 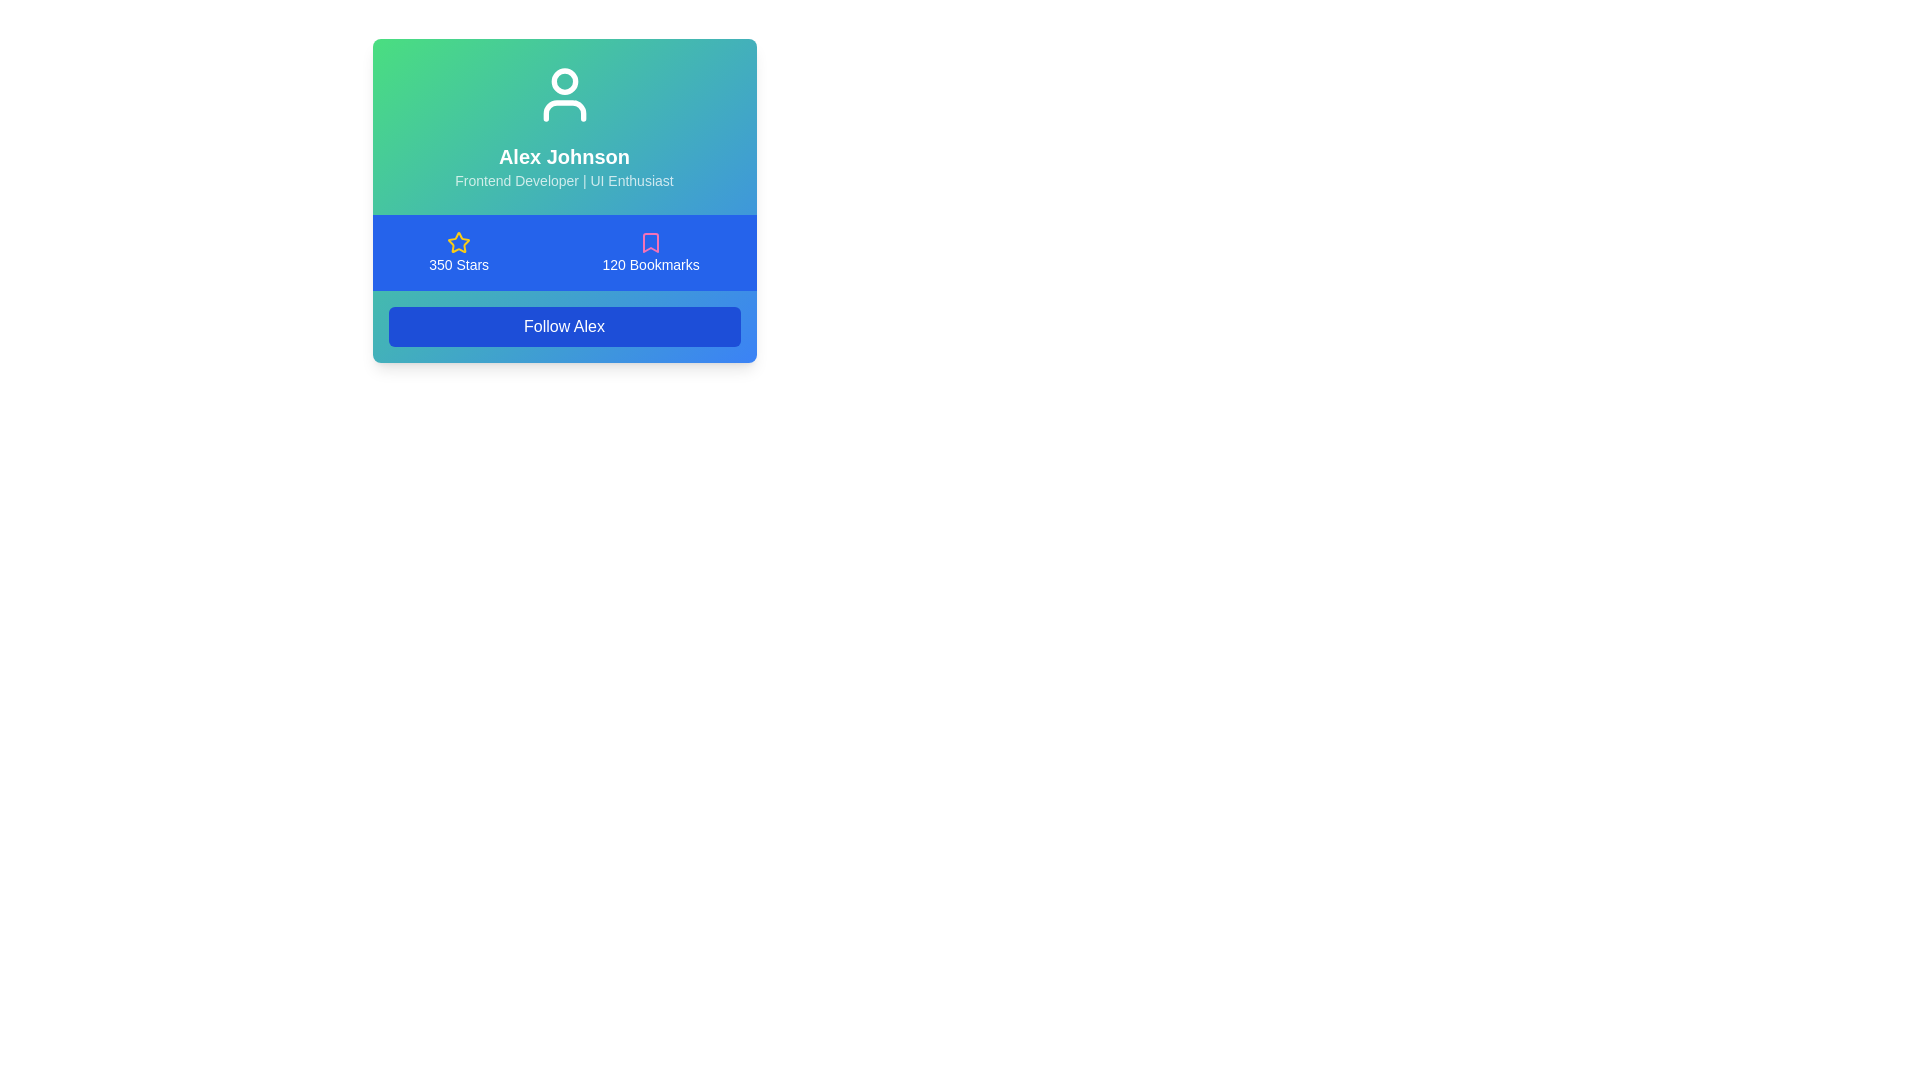 I want to click on the text label displaying '350 Stars' which is styled with a blue background and positioned underneath a star icon, so click(x=458, y=264).